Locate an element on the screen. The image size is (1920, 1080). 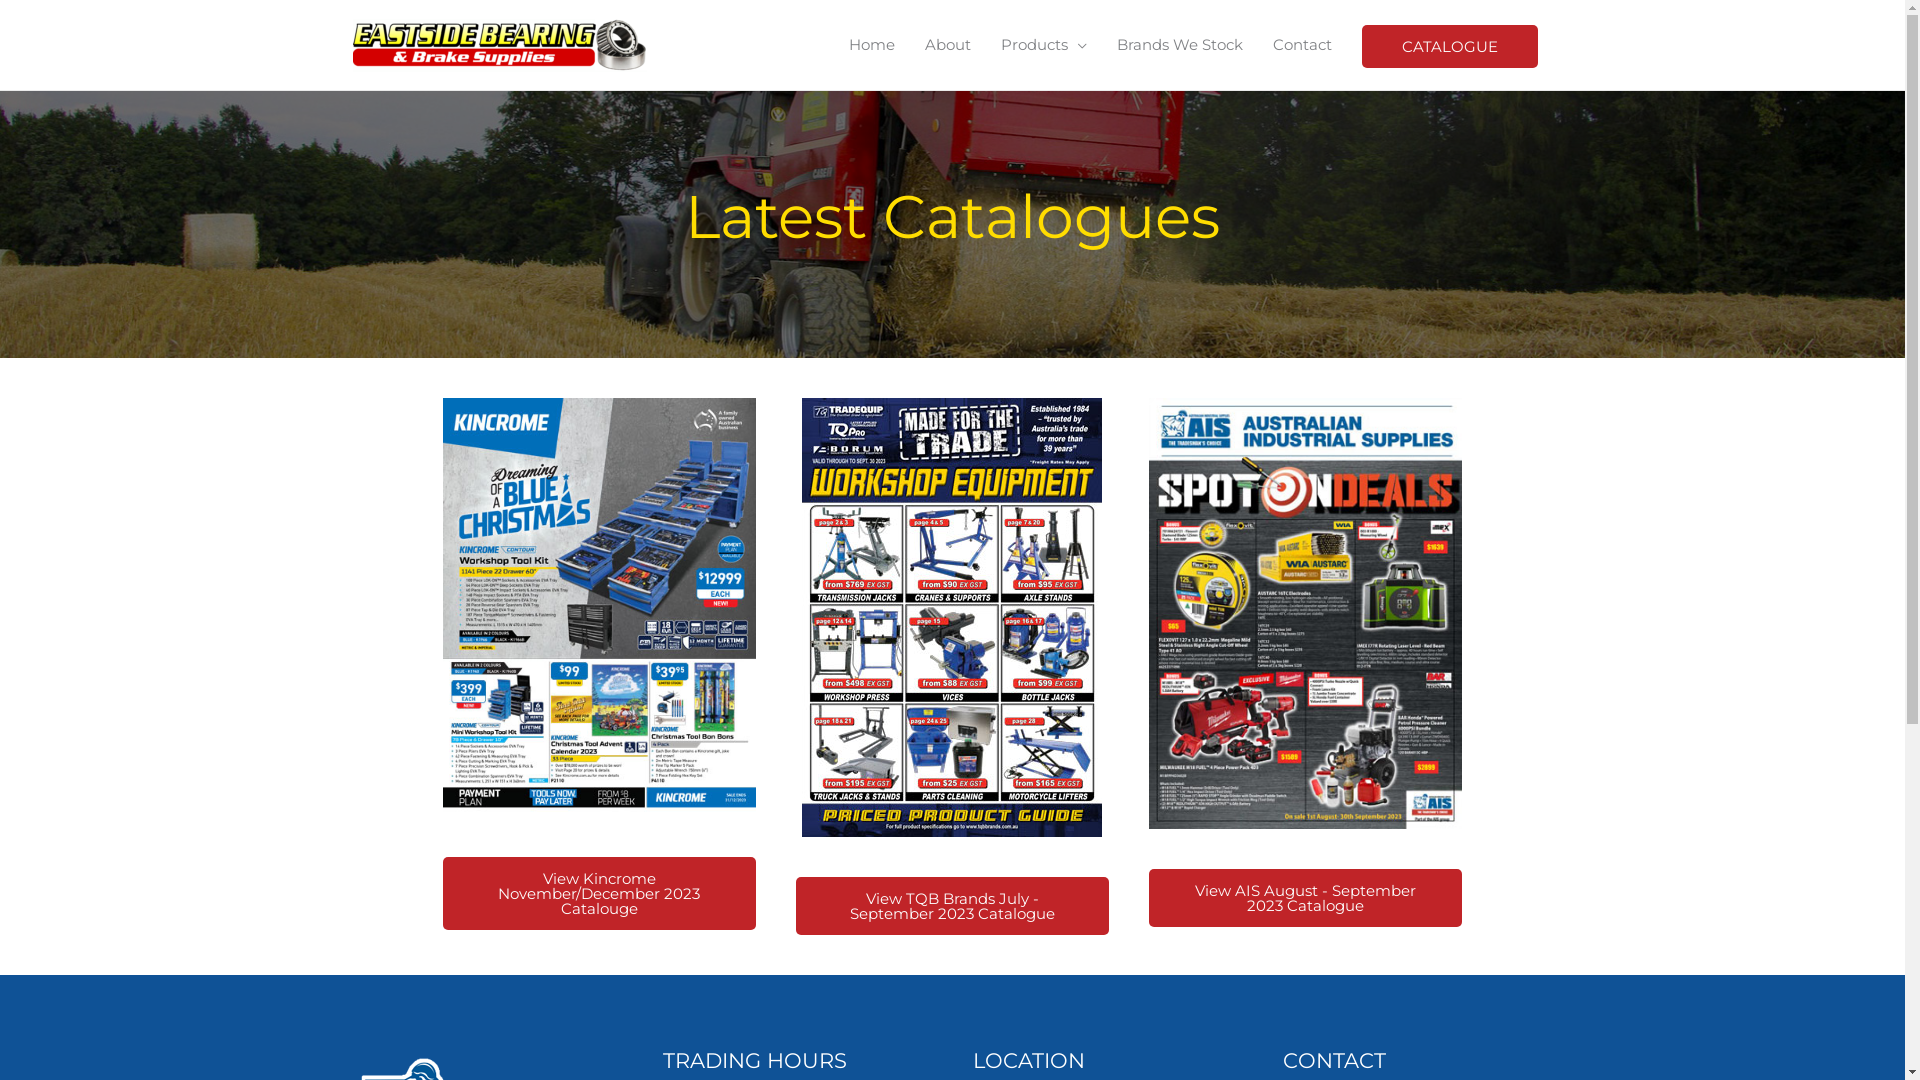
'Products' is located at coordinates (1042, 45).